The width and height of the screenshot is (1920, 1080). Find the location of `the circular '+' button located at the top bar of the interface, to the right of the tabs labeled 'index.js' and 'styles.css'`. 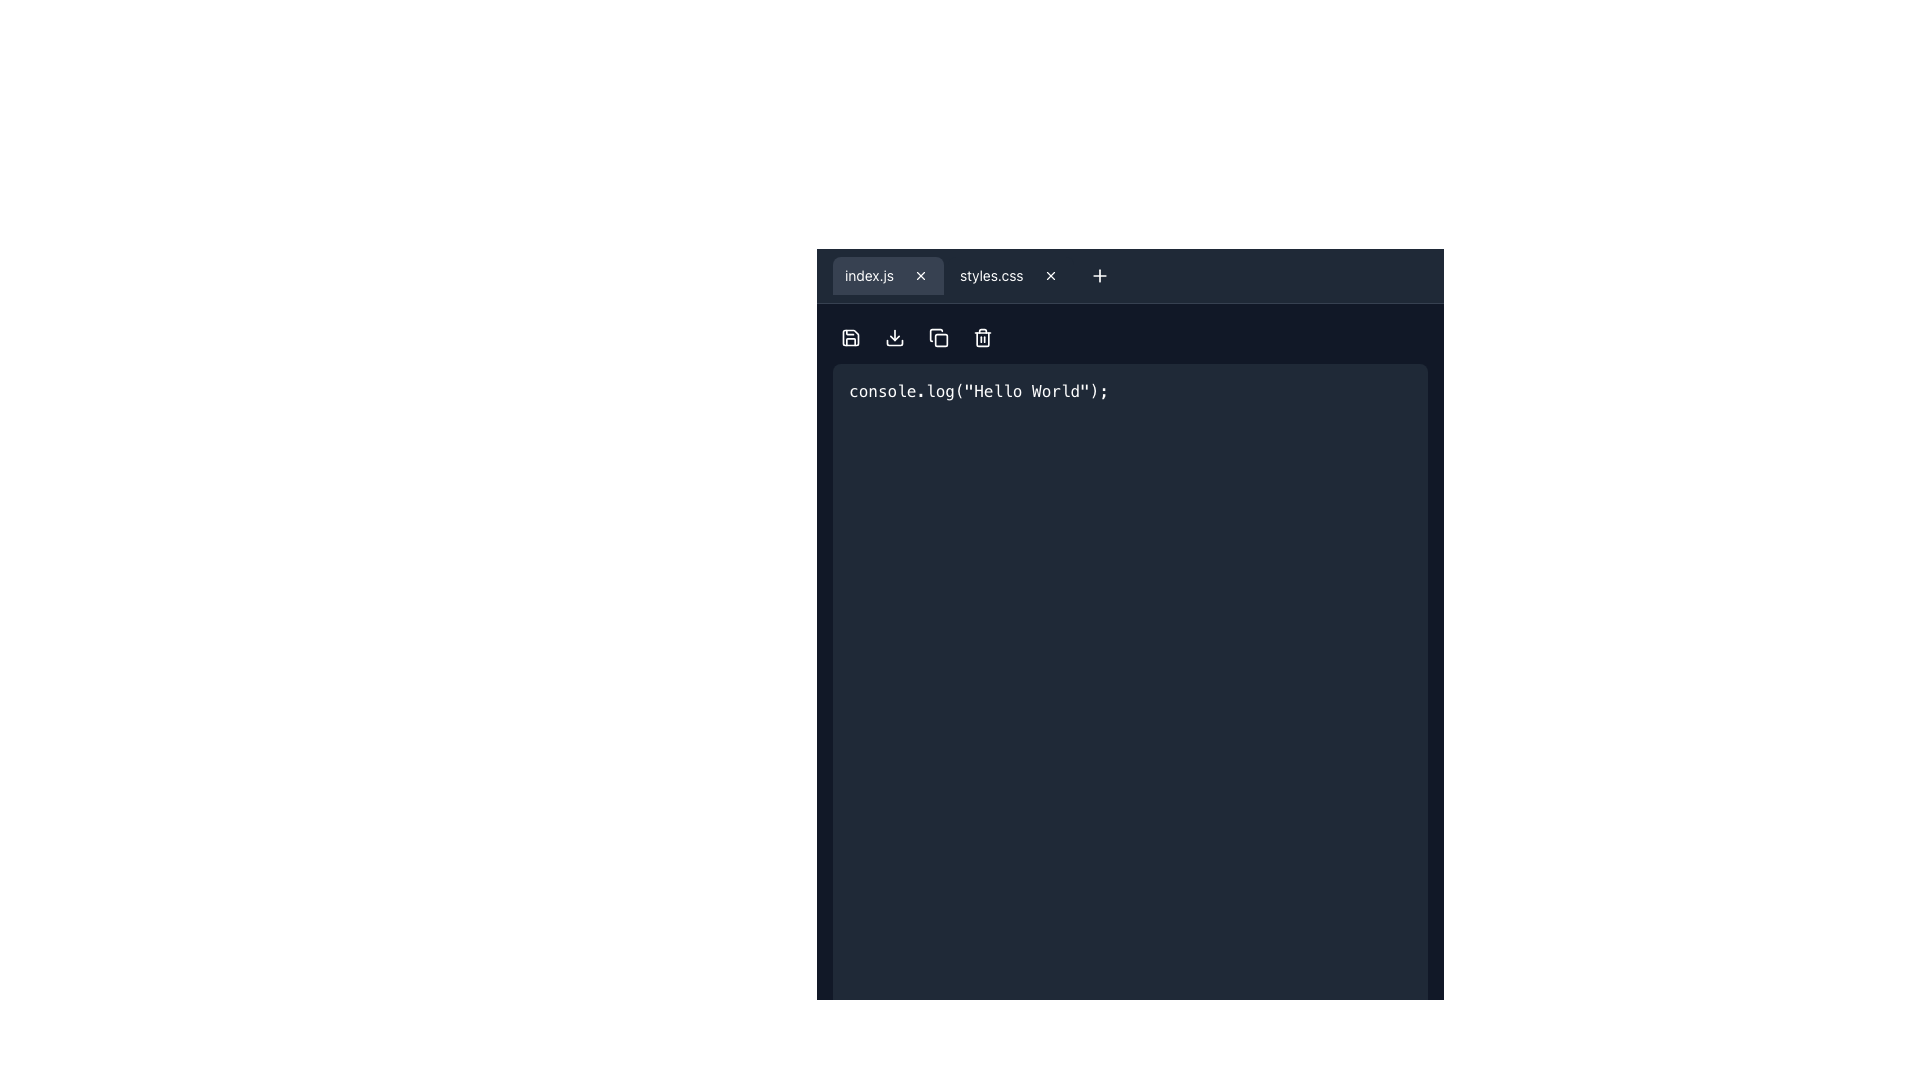

the circular '+' button located at the top bar of the interface, to the right of the tabs labeled 'index.js' and 'styles.css' is located at coordinates (1098, 276).